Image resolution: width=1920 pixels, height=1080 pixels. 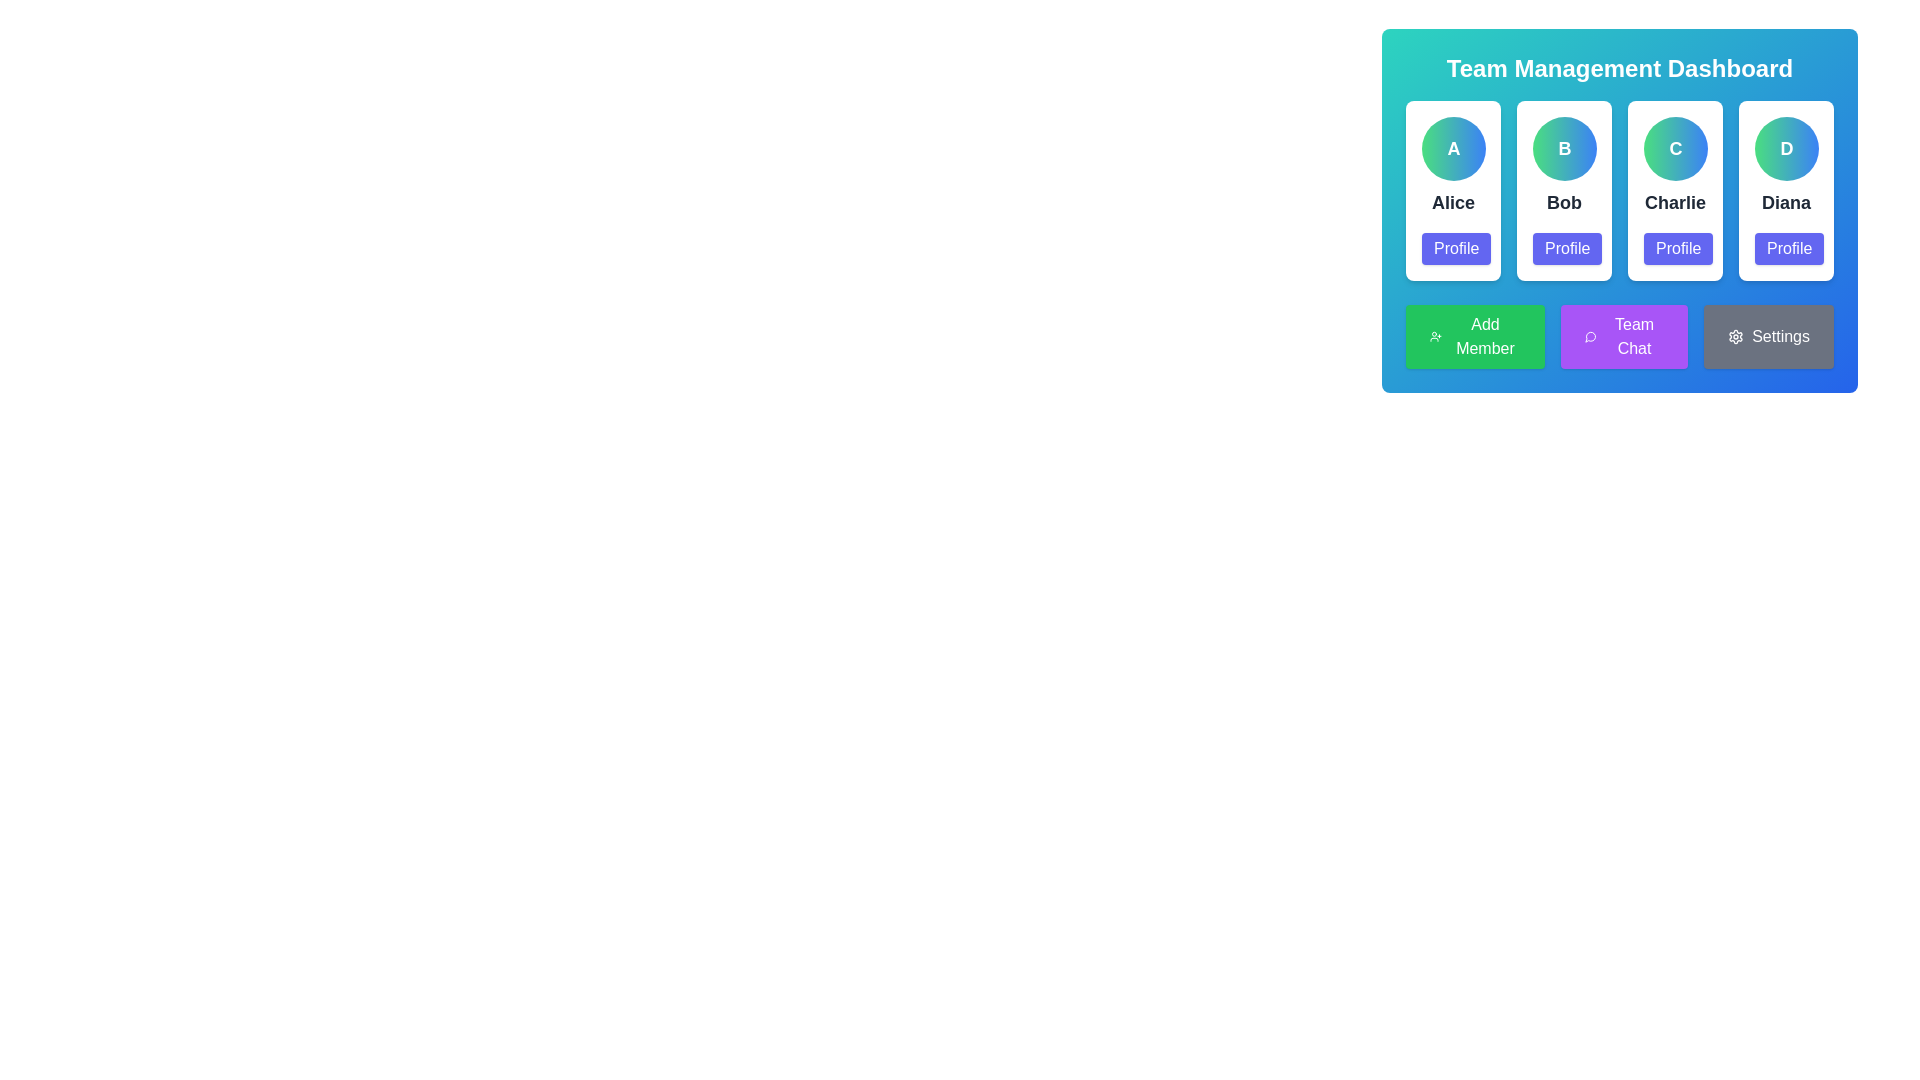 What do you see at coordinates (1786, 203) in the screenshot?
I see `the text label displaying 'Diana' in bold font, located in the fourth profile card from the left, positioned below the profile image and above the 'Profile' button` at bounding box center [1786, 203].